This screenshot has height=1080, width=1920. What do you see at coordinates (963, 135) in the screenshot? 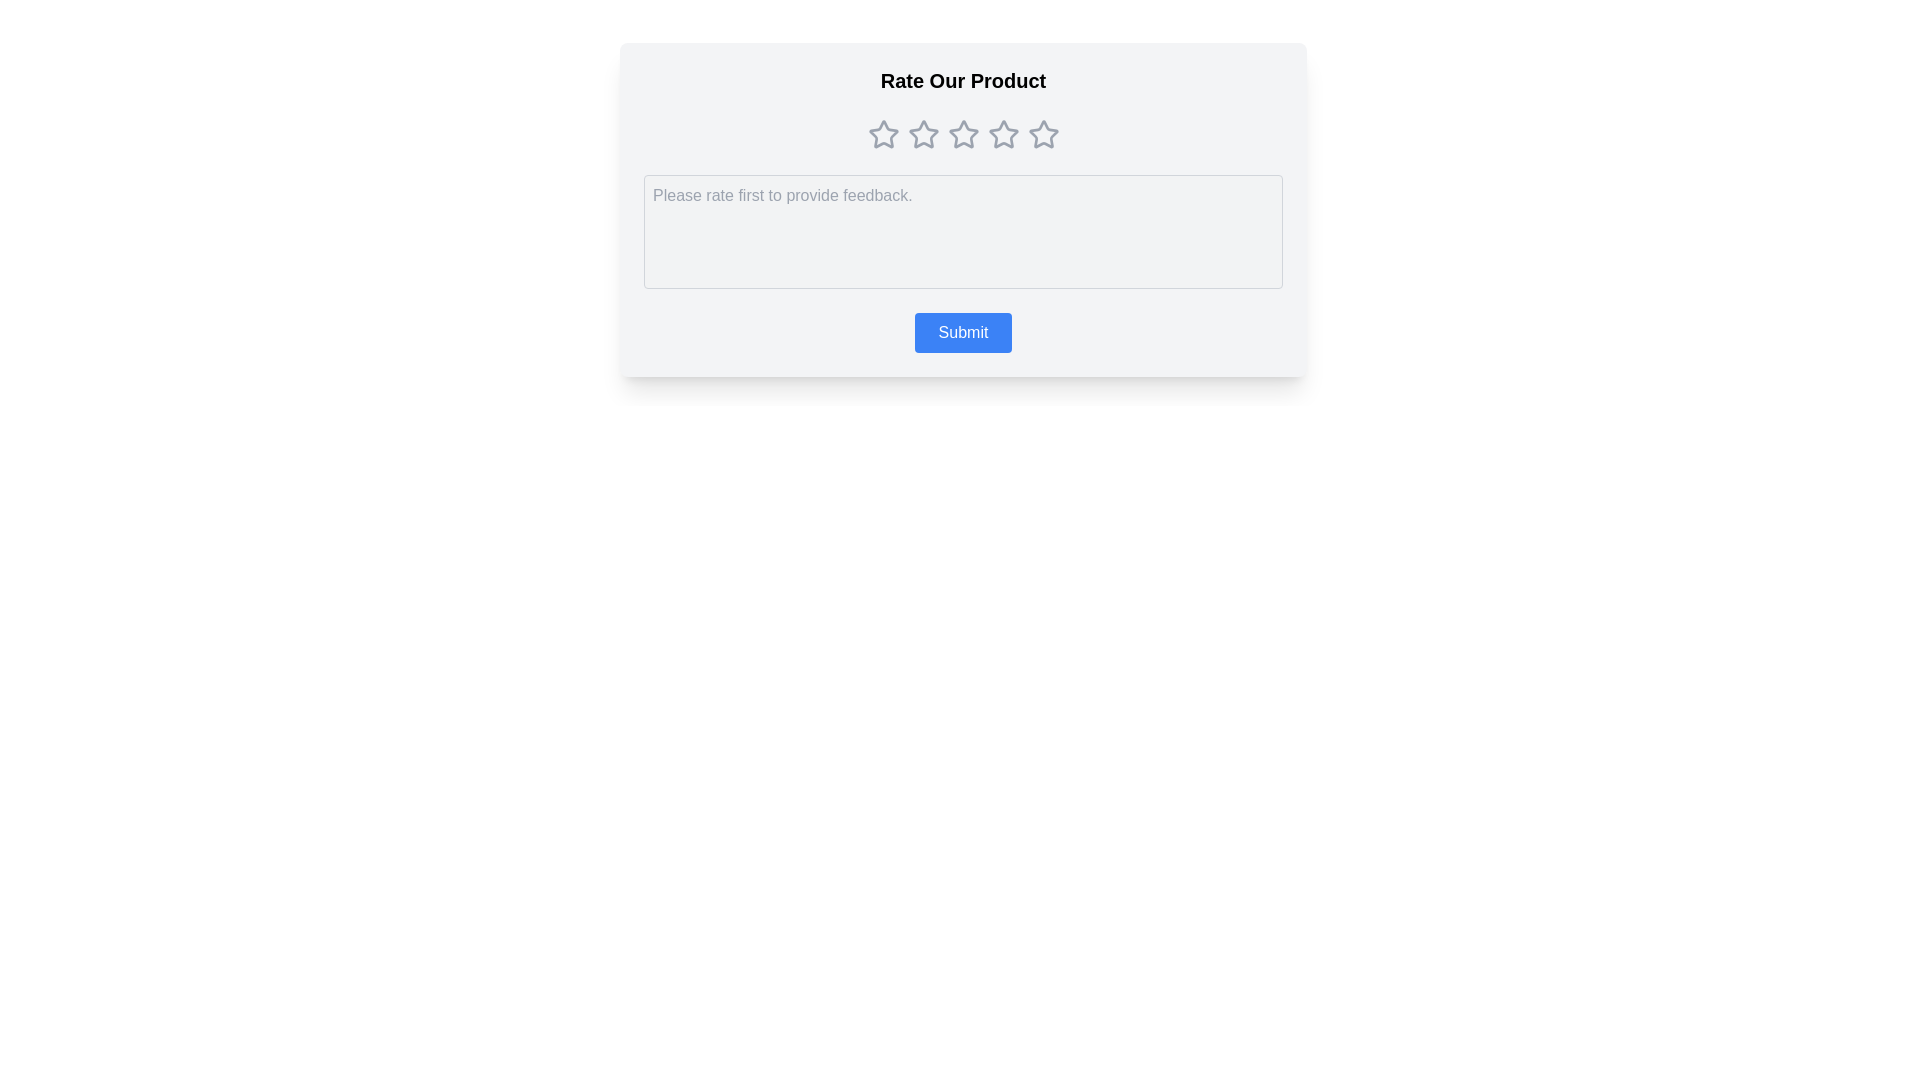
I see `the star icon in the rating component located under the title 'Rate Our Product'` at bounding box center [963, 135].